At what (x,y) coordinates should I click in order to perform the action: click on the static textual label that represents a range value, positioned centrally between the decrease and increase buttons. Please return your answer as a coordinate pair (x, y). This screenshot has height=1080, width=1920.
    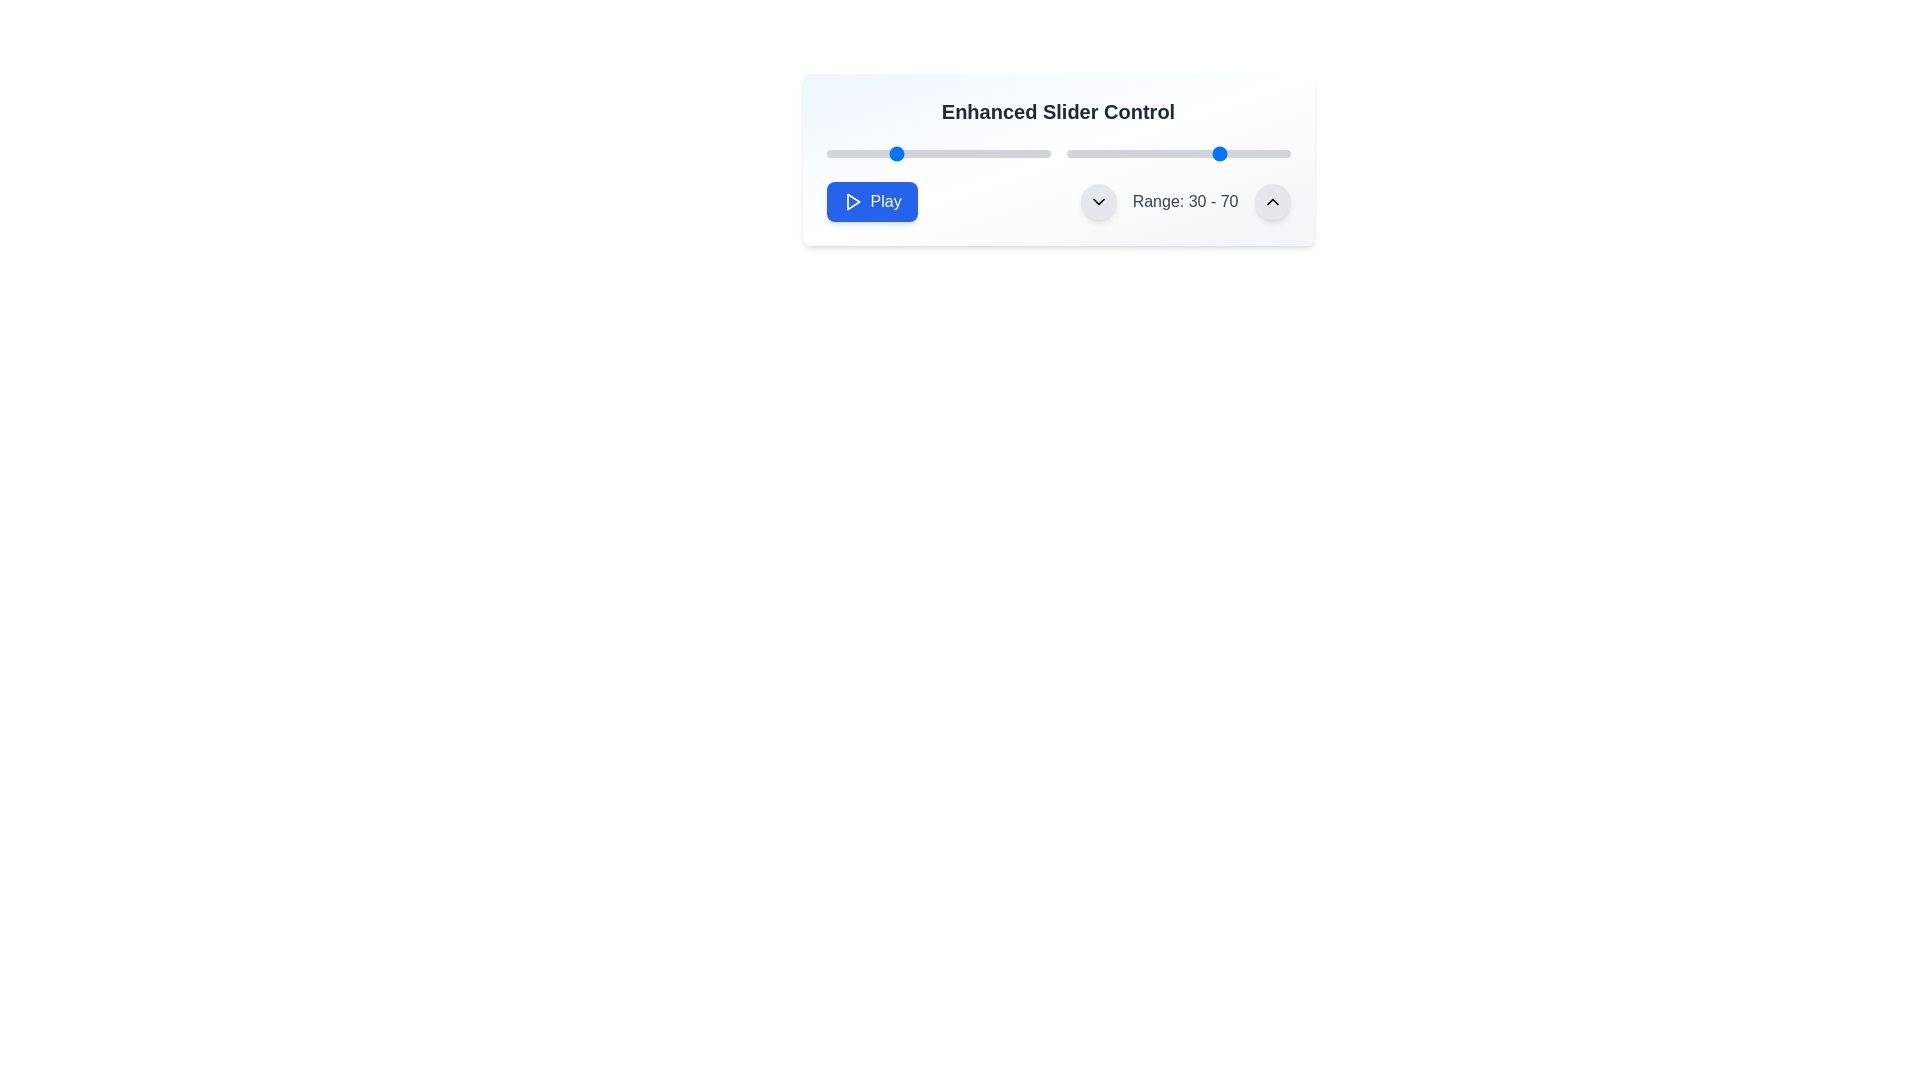
    Looking at the image, I should click on (1185, 201).